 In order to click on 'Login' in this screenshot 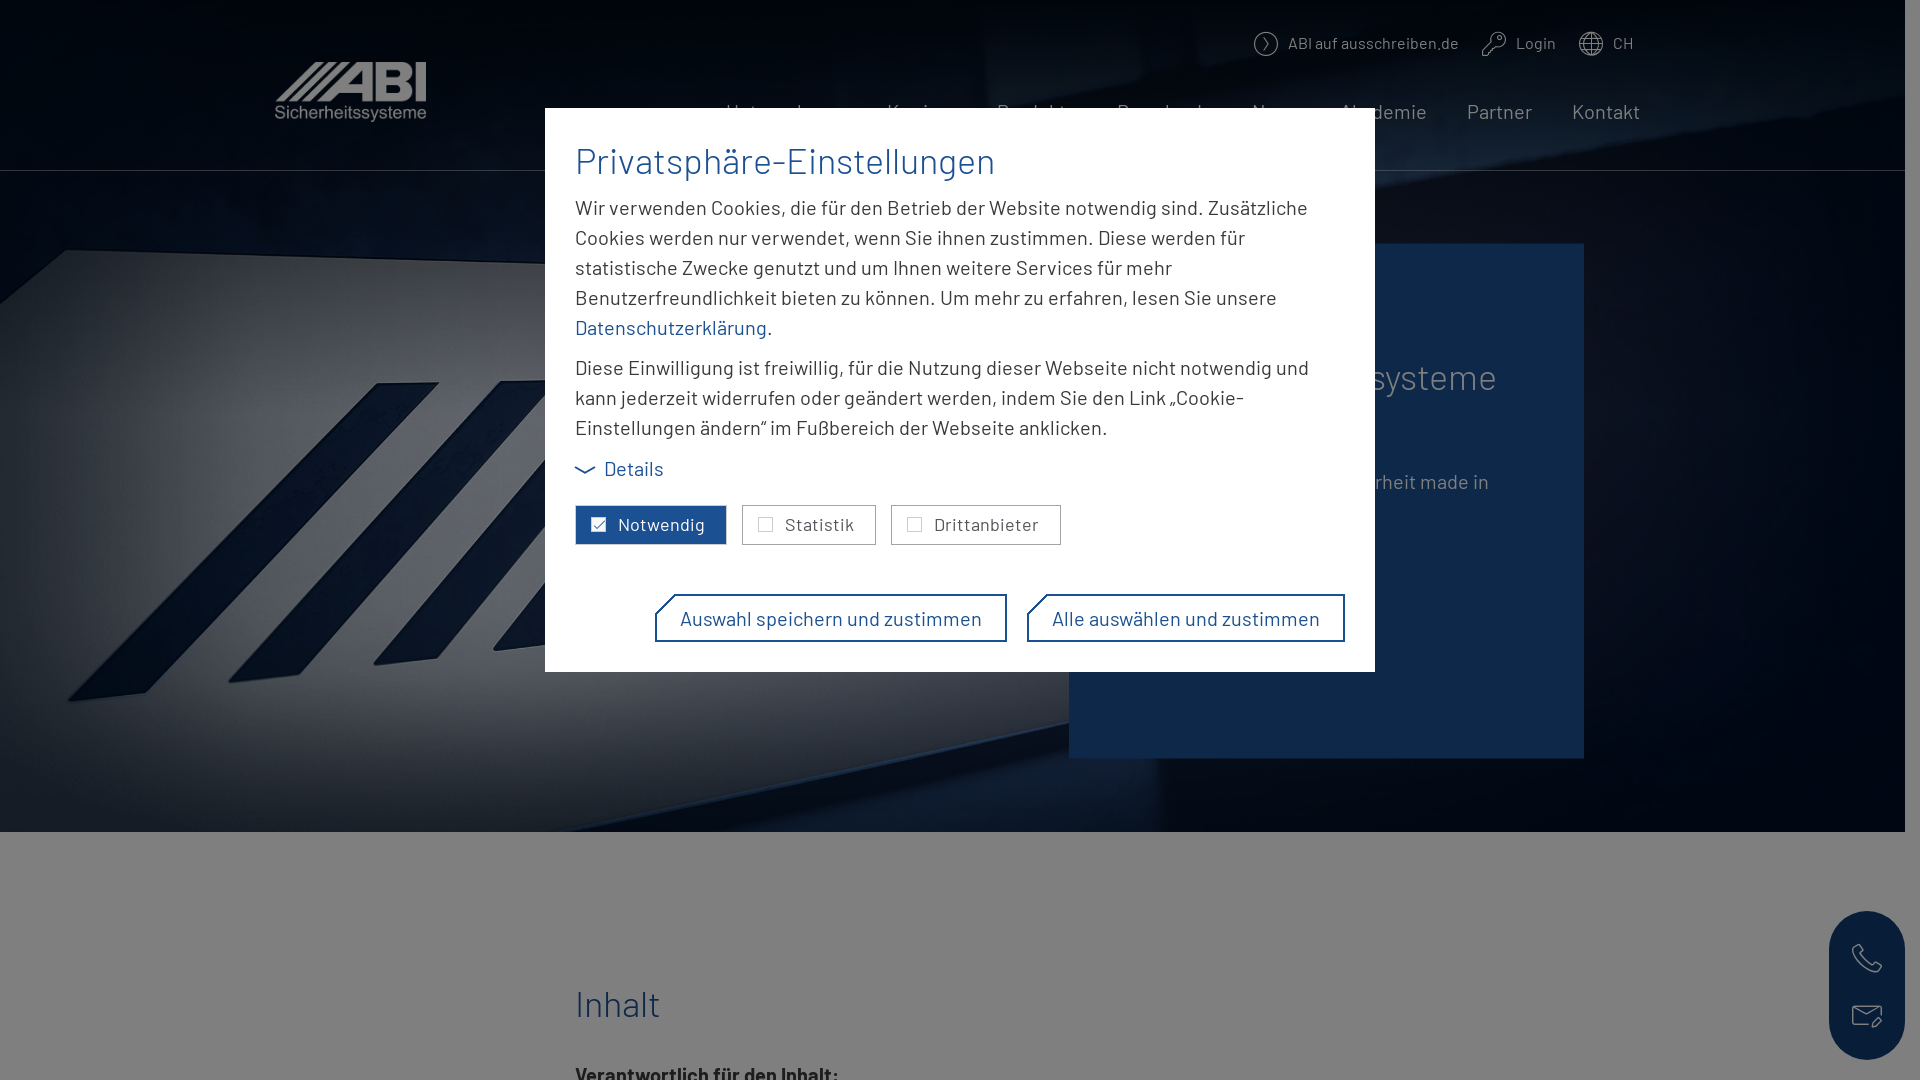, I will do `click(1518, 42)`.